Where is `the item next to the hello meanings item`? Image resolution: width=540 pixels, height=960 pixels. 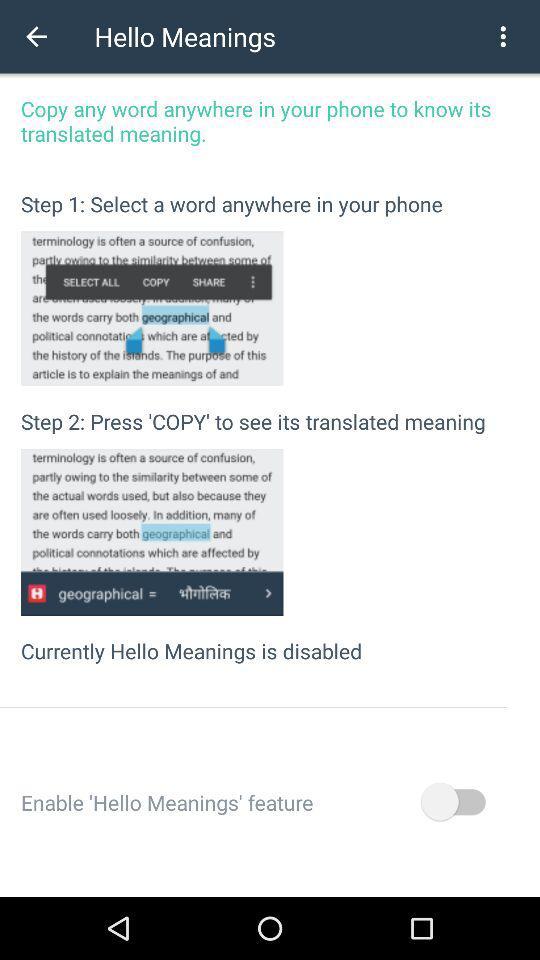 the item next to the hello meanings item is located at coordinates (502, 35).